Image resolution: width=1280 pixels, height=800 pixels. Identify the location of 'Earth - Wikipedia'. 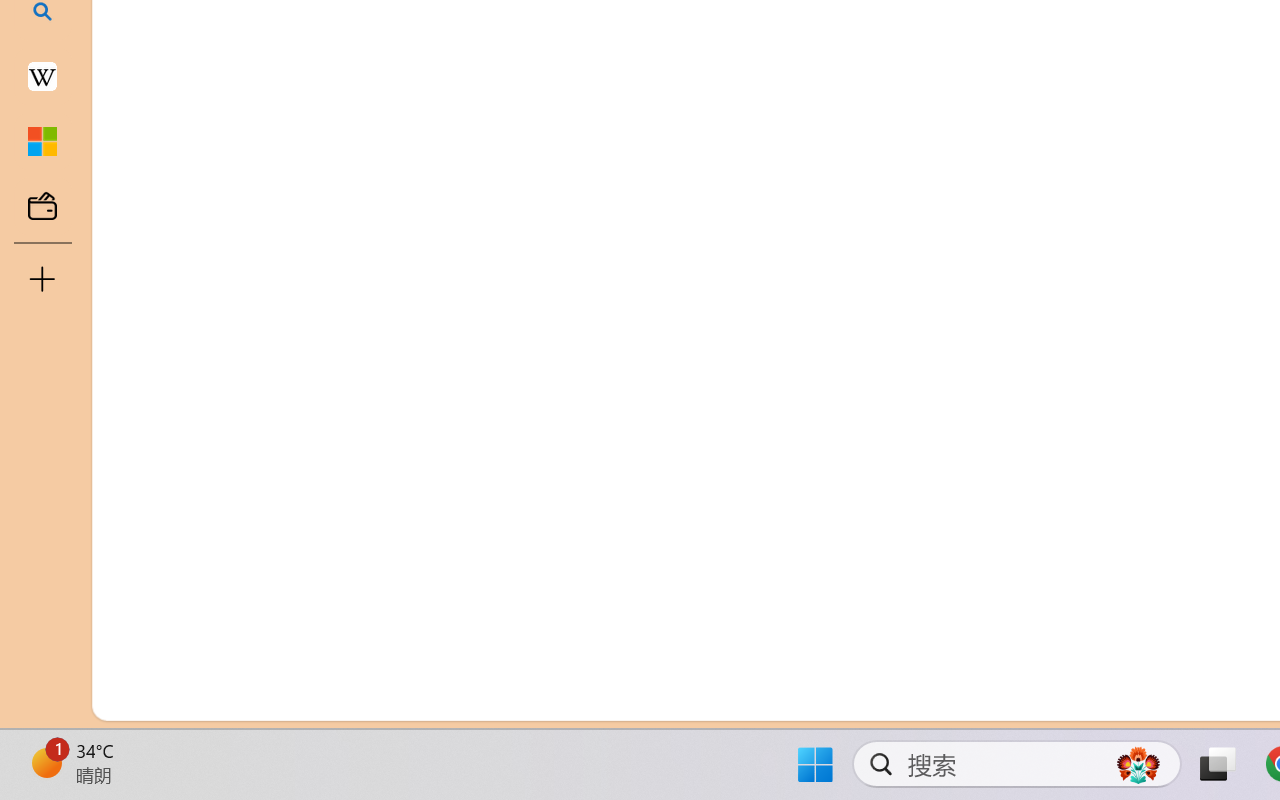
(42, 76).